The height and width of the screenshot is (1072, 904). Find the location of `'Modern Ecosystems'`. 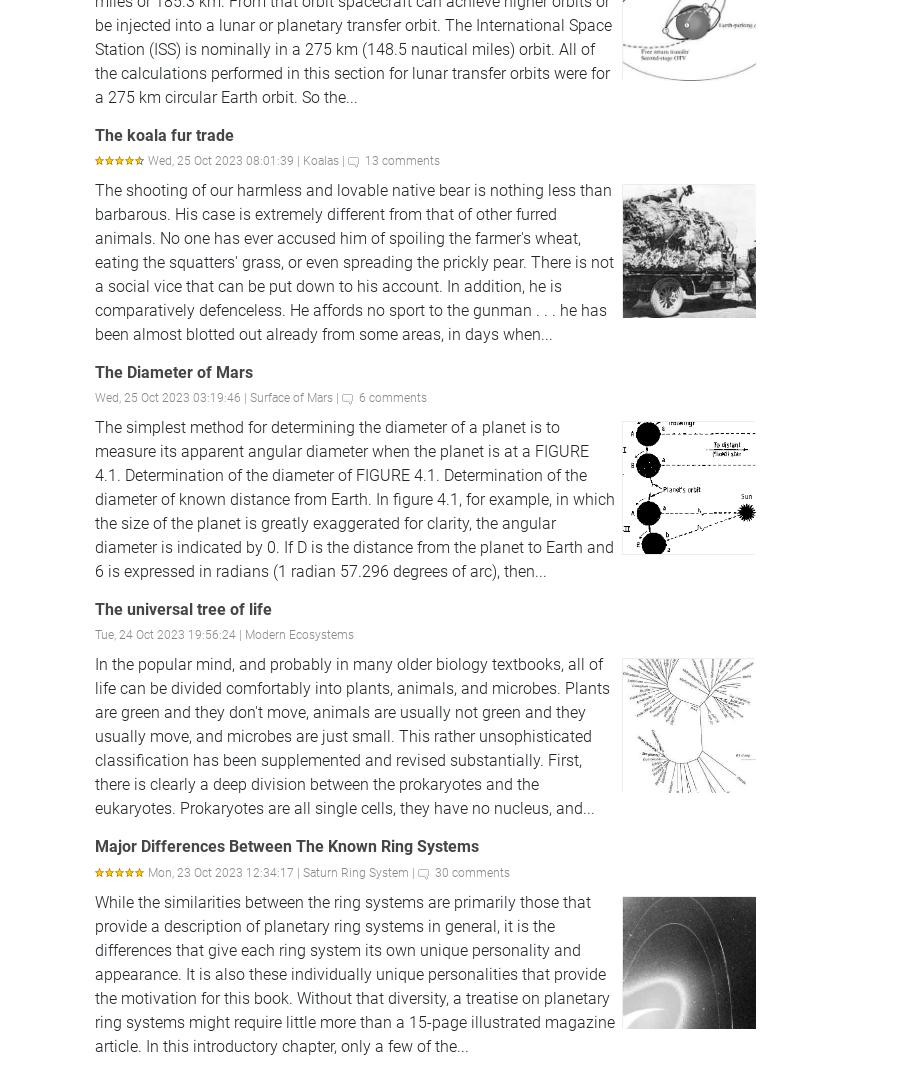

'Modern Ecosystems' is located at coordinates (299, 635).